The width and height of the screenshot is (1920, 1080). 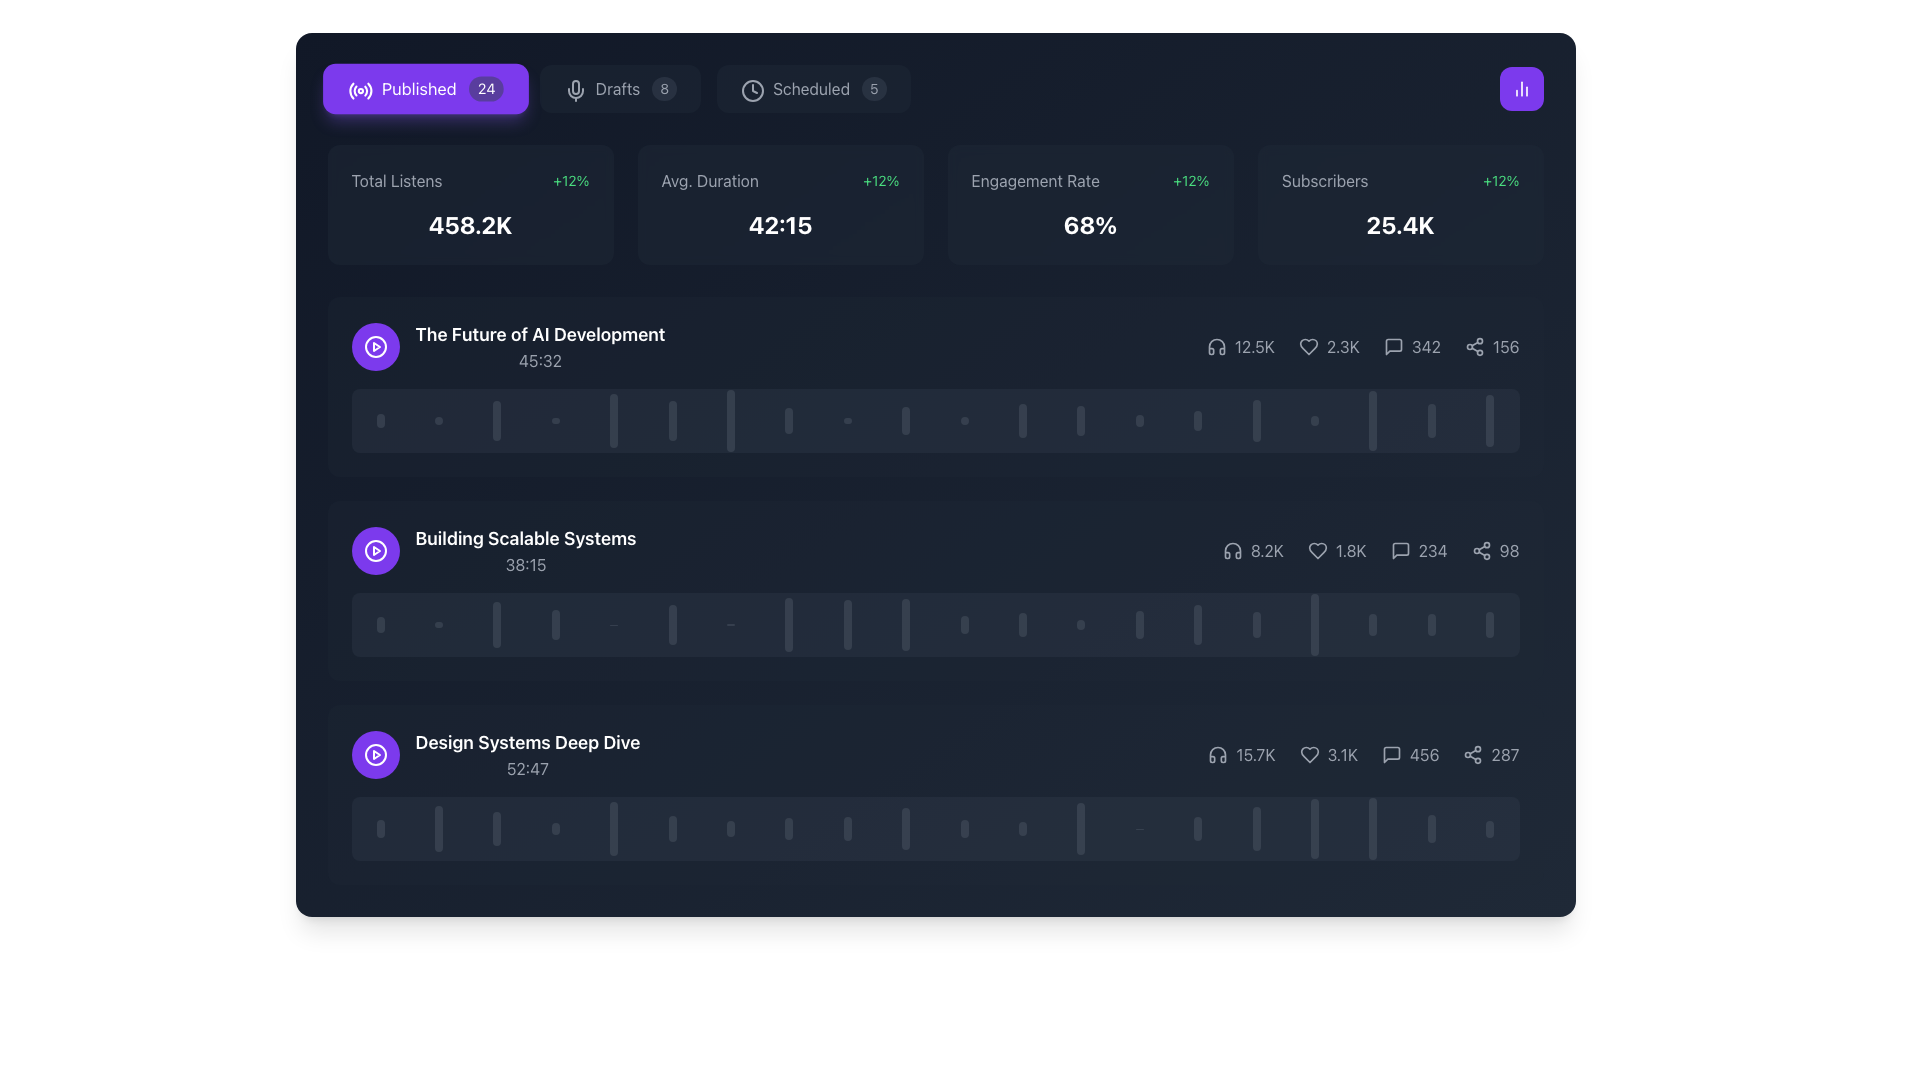 What do you see at coordinates (905, 623) in the screenshot?
I see `the tenth vertical progress bar in the 'Building Scalable Systems' section of the interface, which serves as a timeline indicator` at bounding box center [905, 623].